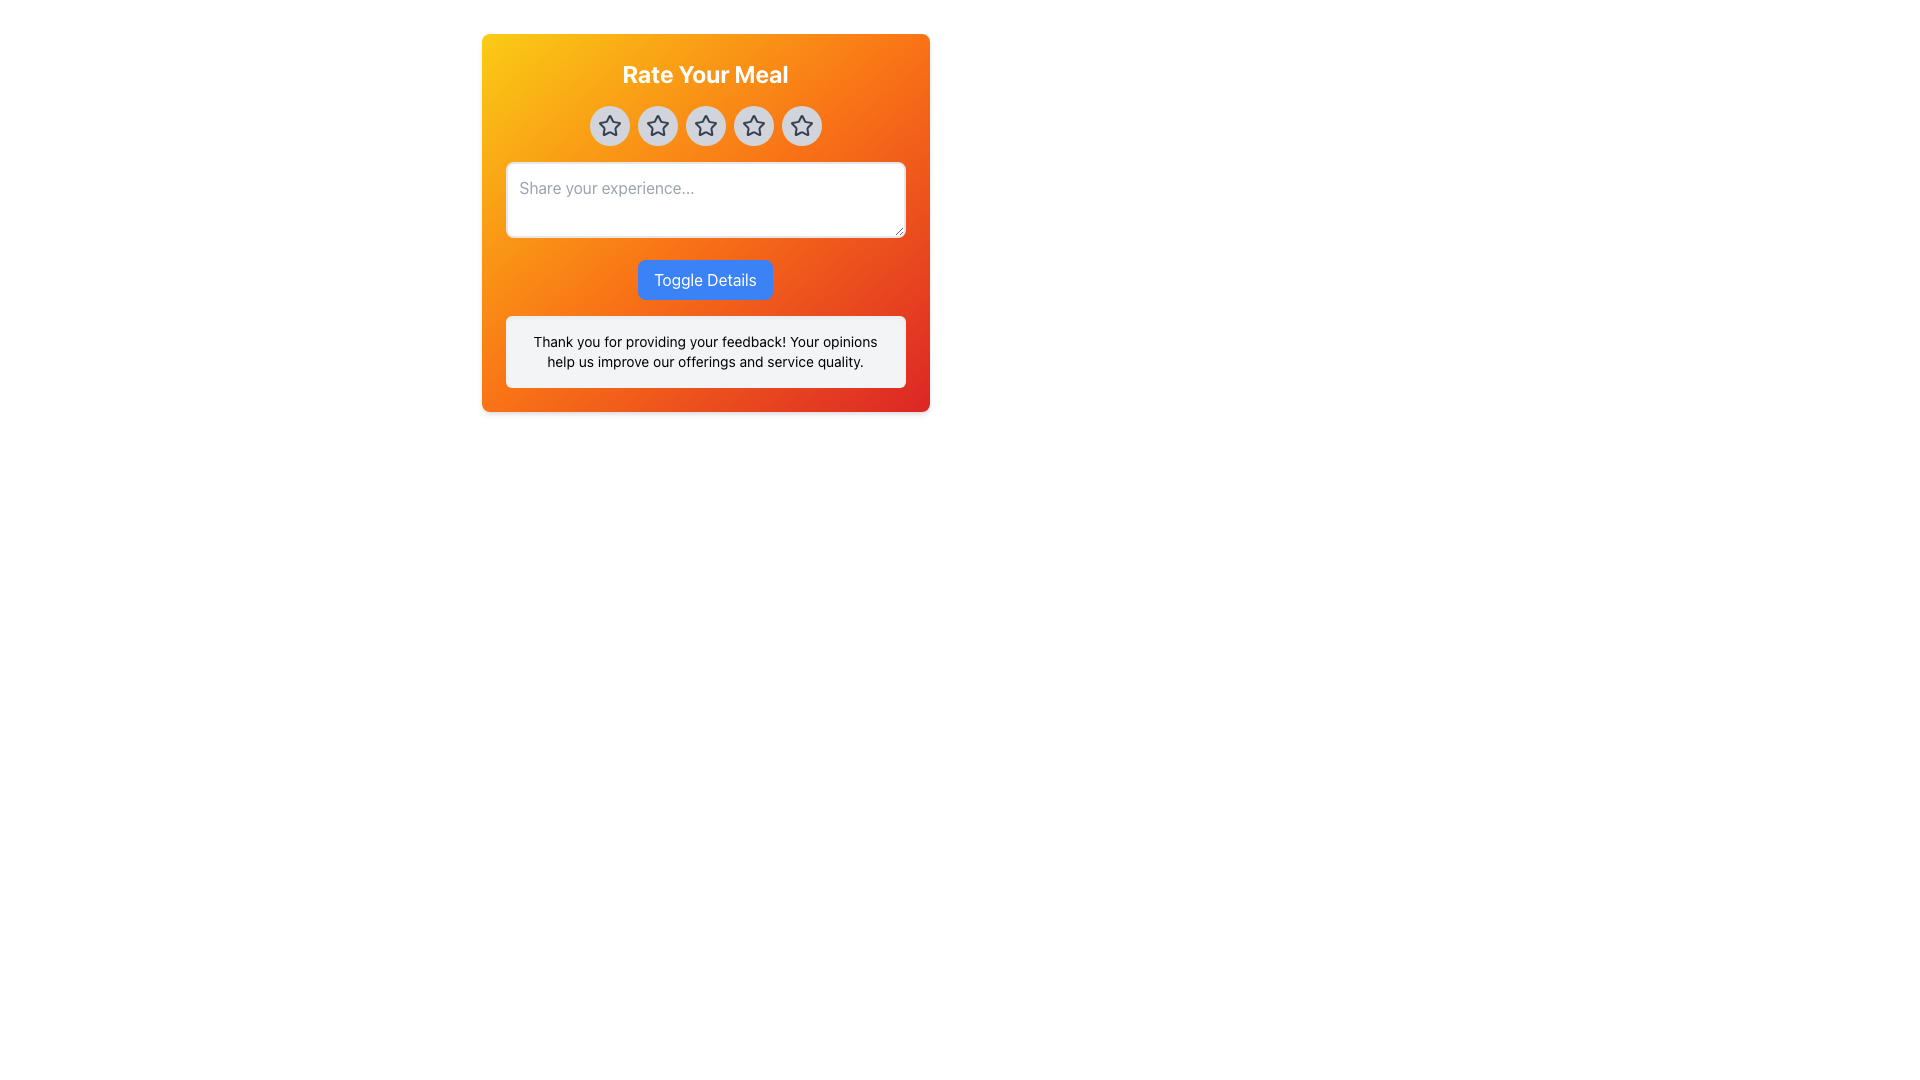 This screenshot has width=1920, height=1080. Describe the element at coordinates (657, 126) in the screenshot. I see `the second rating button under the 'Rate Your Meal' title` at that location.